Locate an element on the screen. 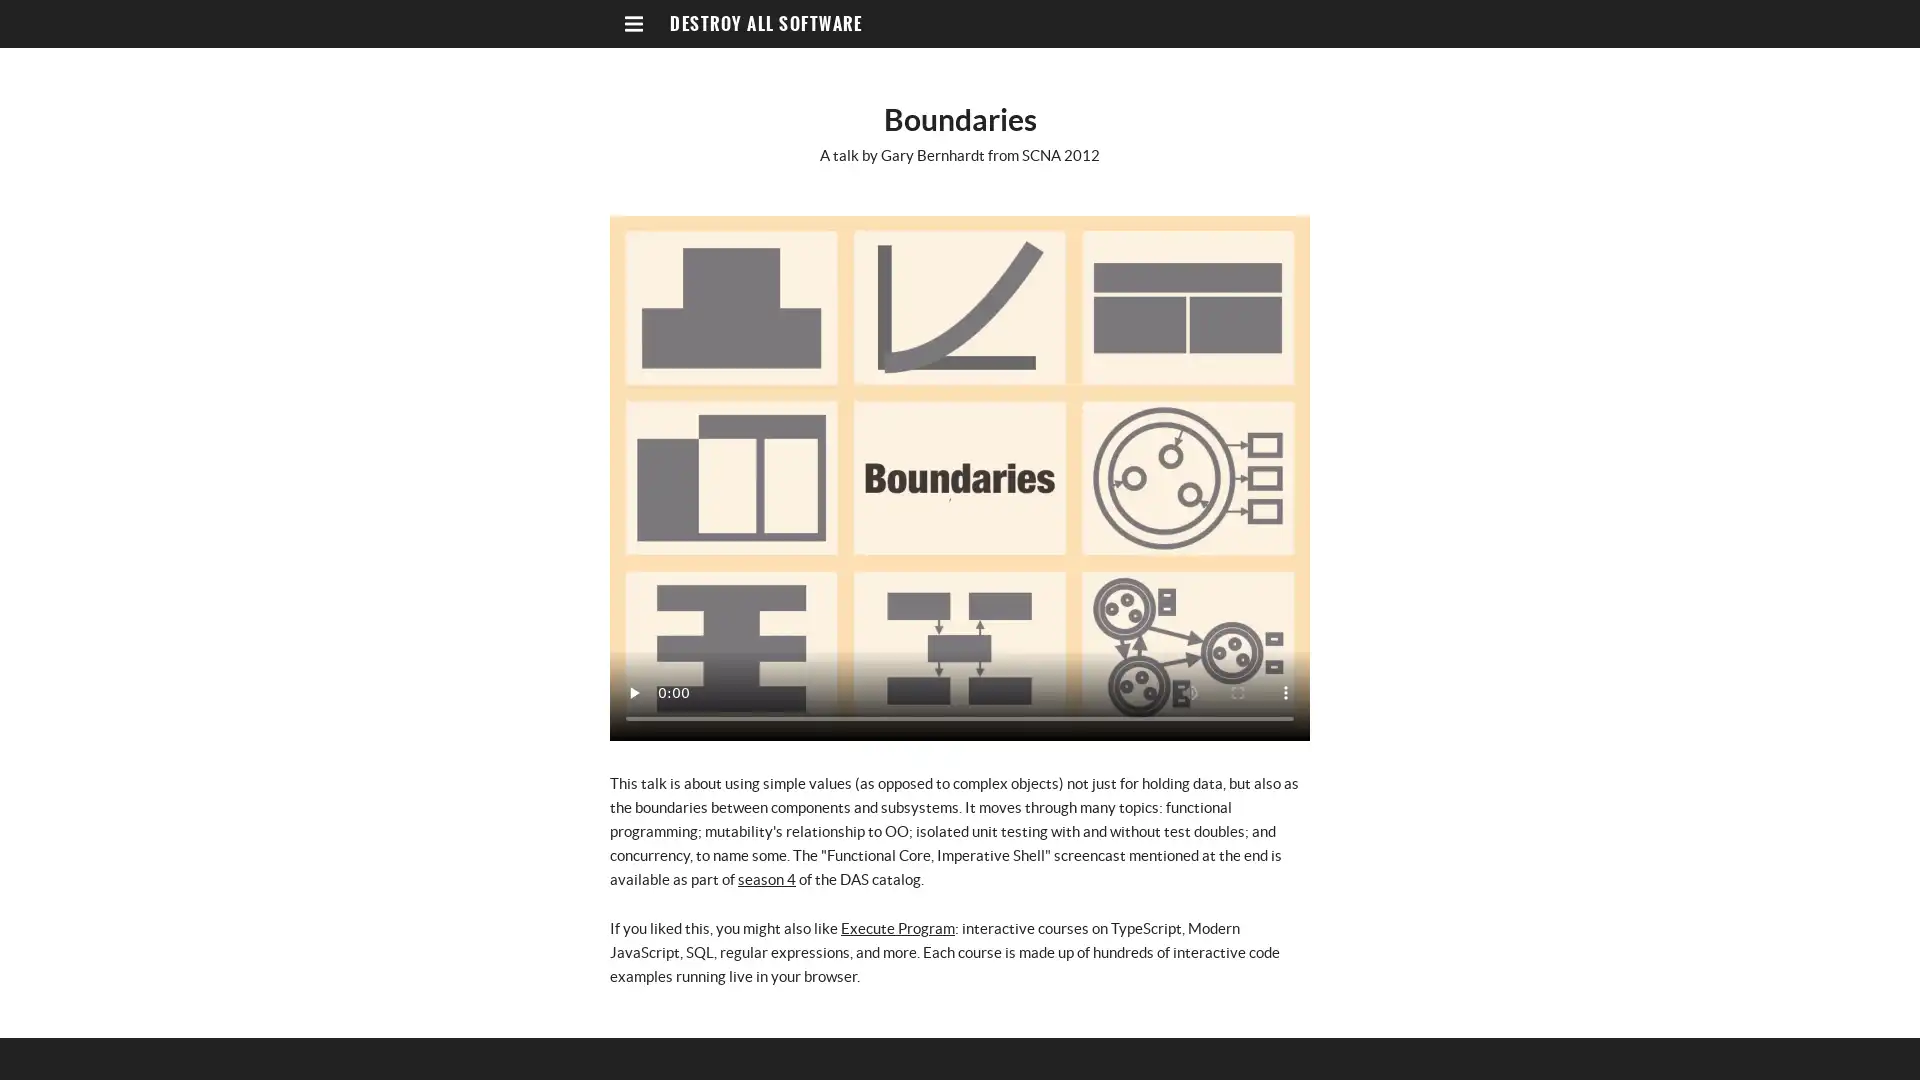 This screenshot has width=1920, height=1080. play is located at coordinates (632, 692).